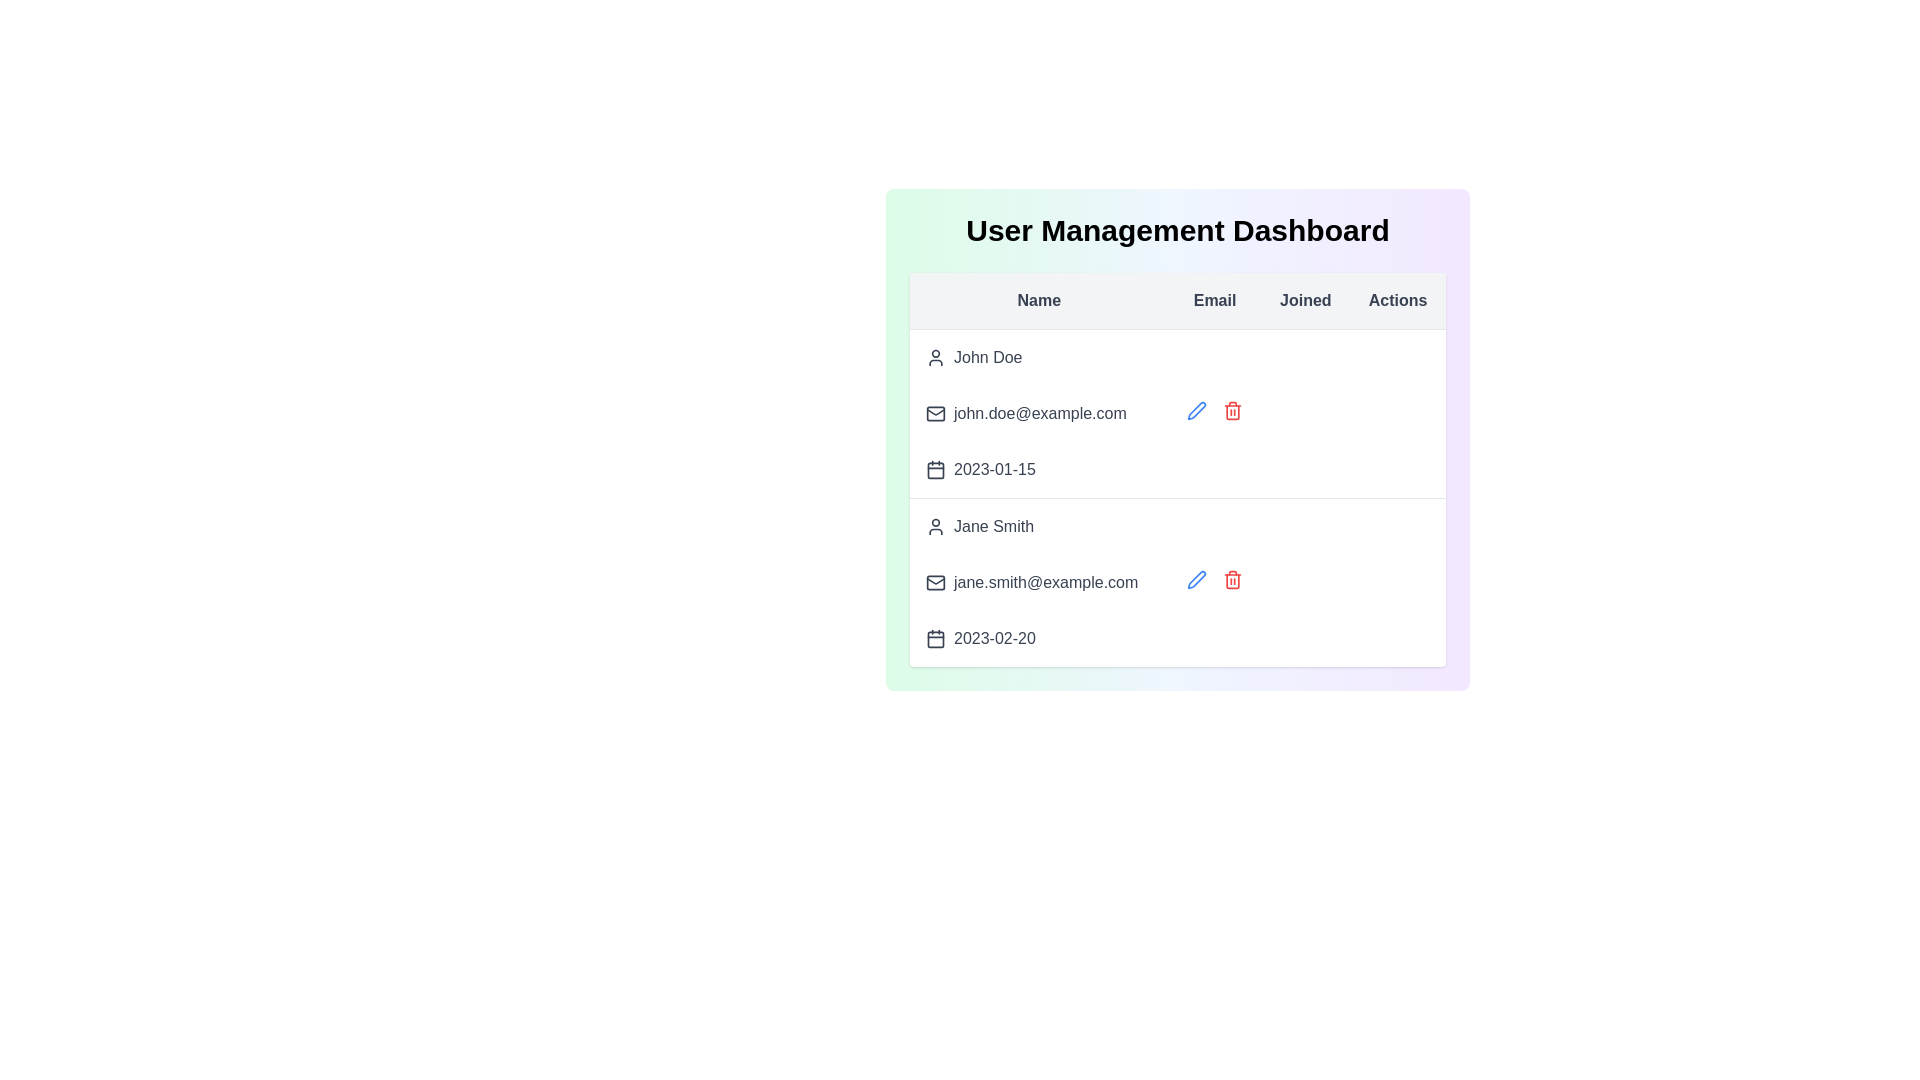  What do you see at coordinates (935, 357) in the screenshot?
I see `the user icon for the user John Doe` at bounding box center [935, 357].